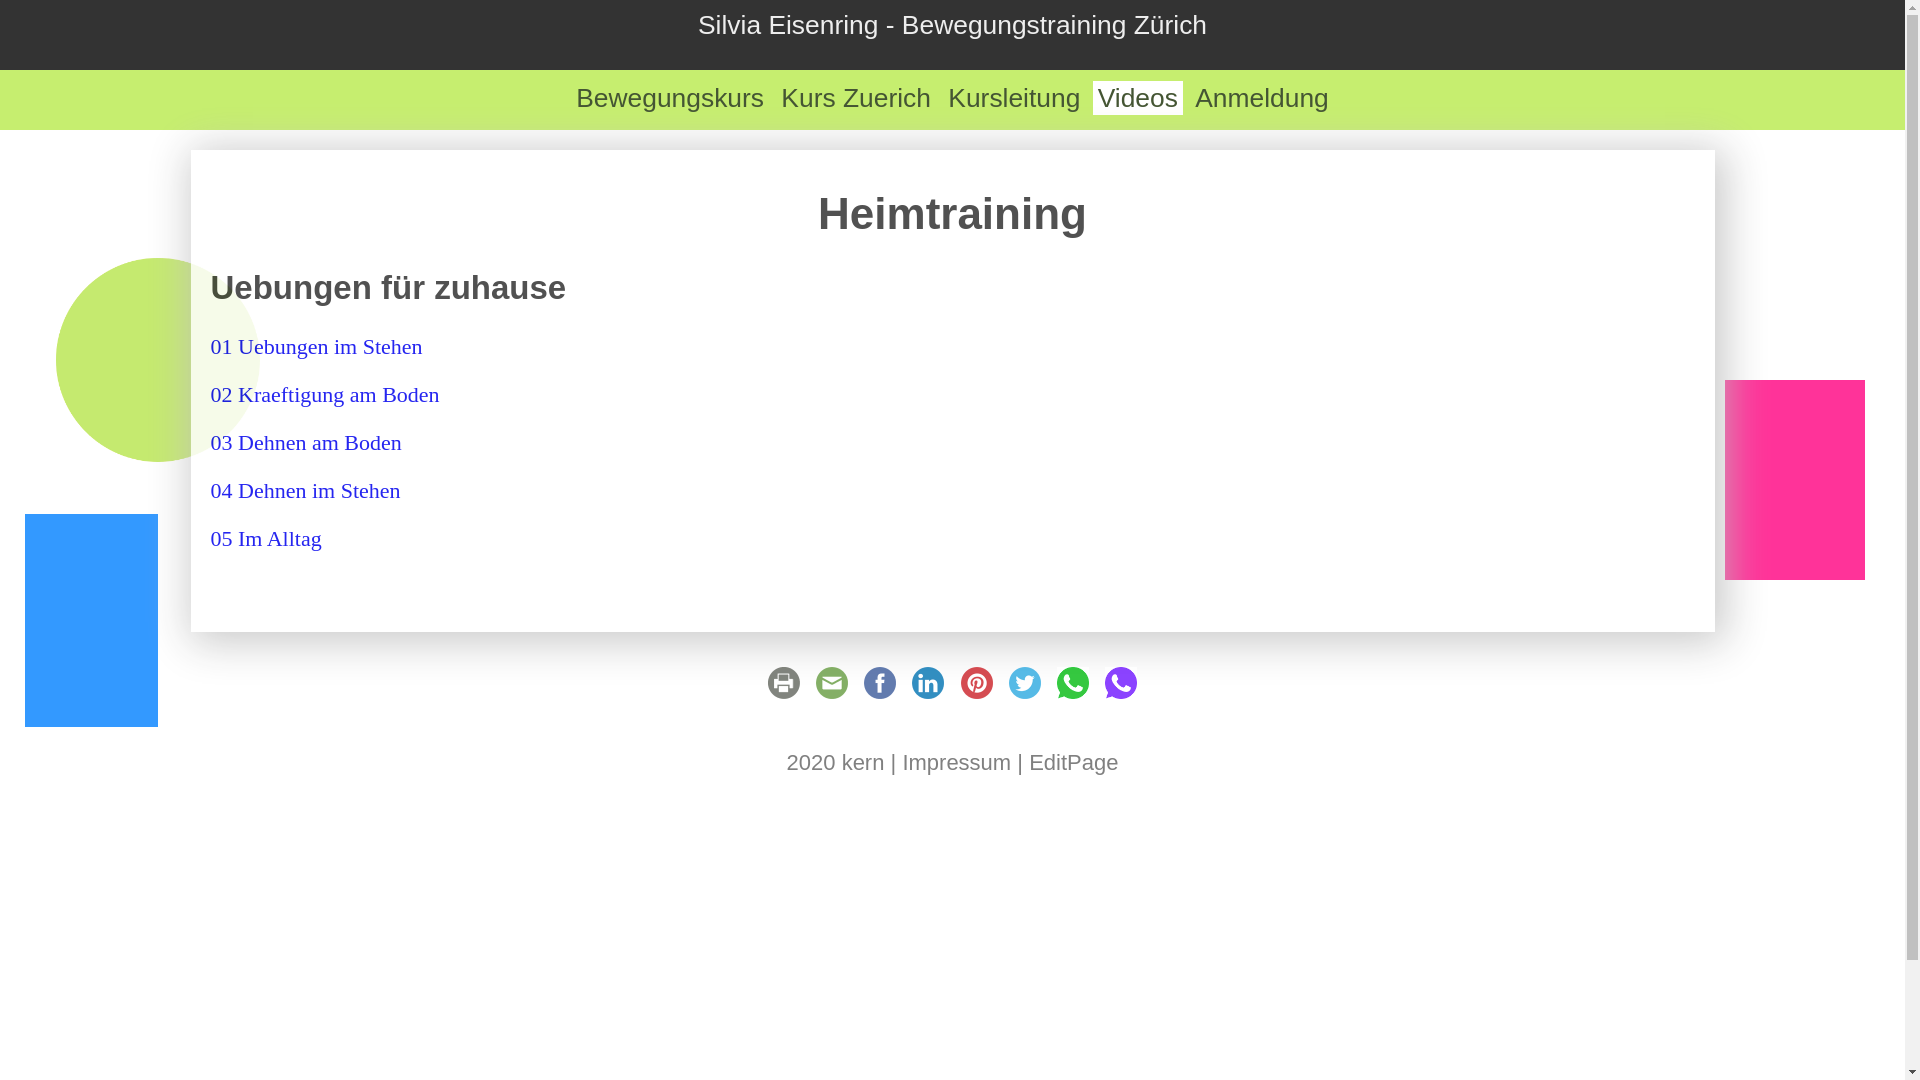 This screenshot has height=1080, width=1920. Describe the element at coordinates (926, 690) in the screenshot. I see `'LinkedIn'` at that location.